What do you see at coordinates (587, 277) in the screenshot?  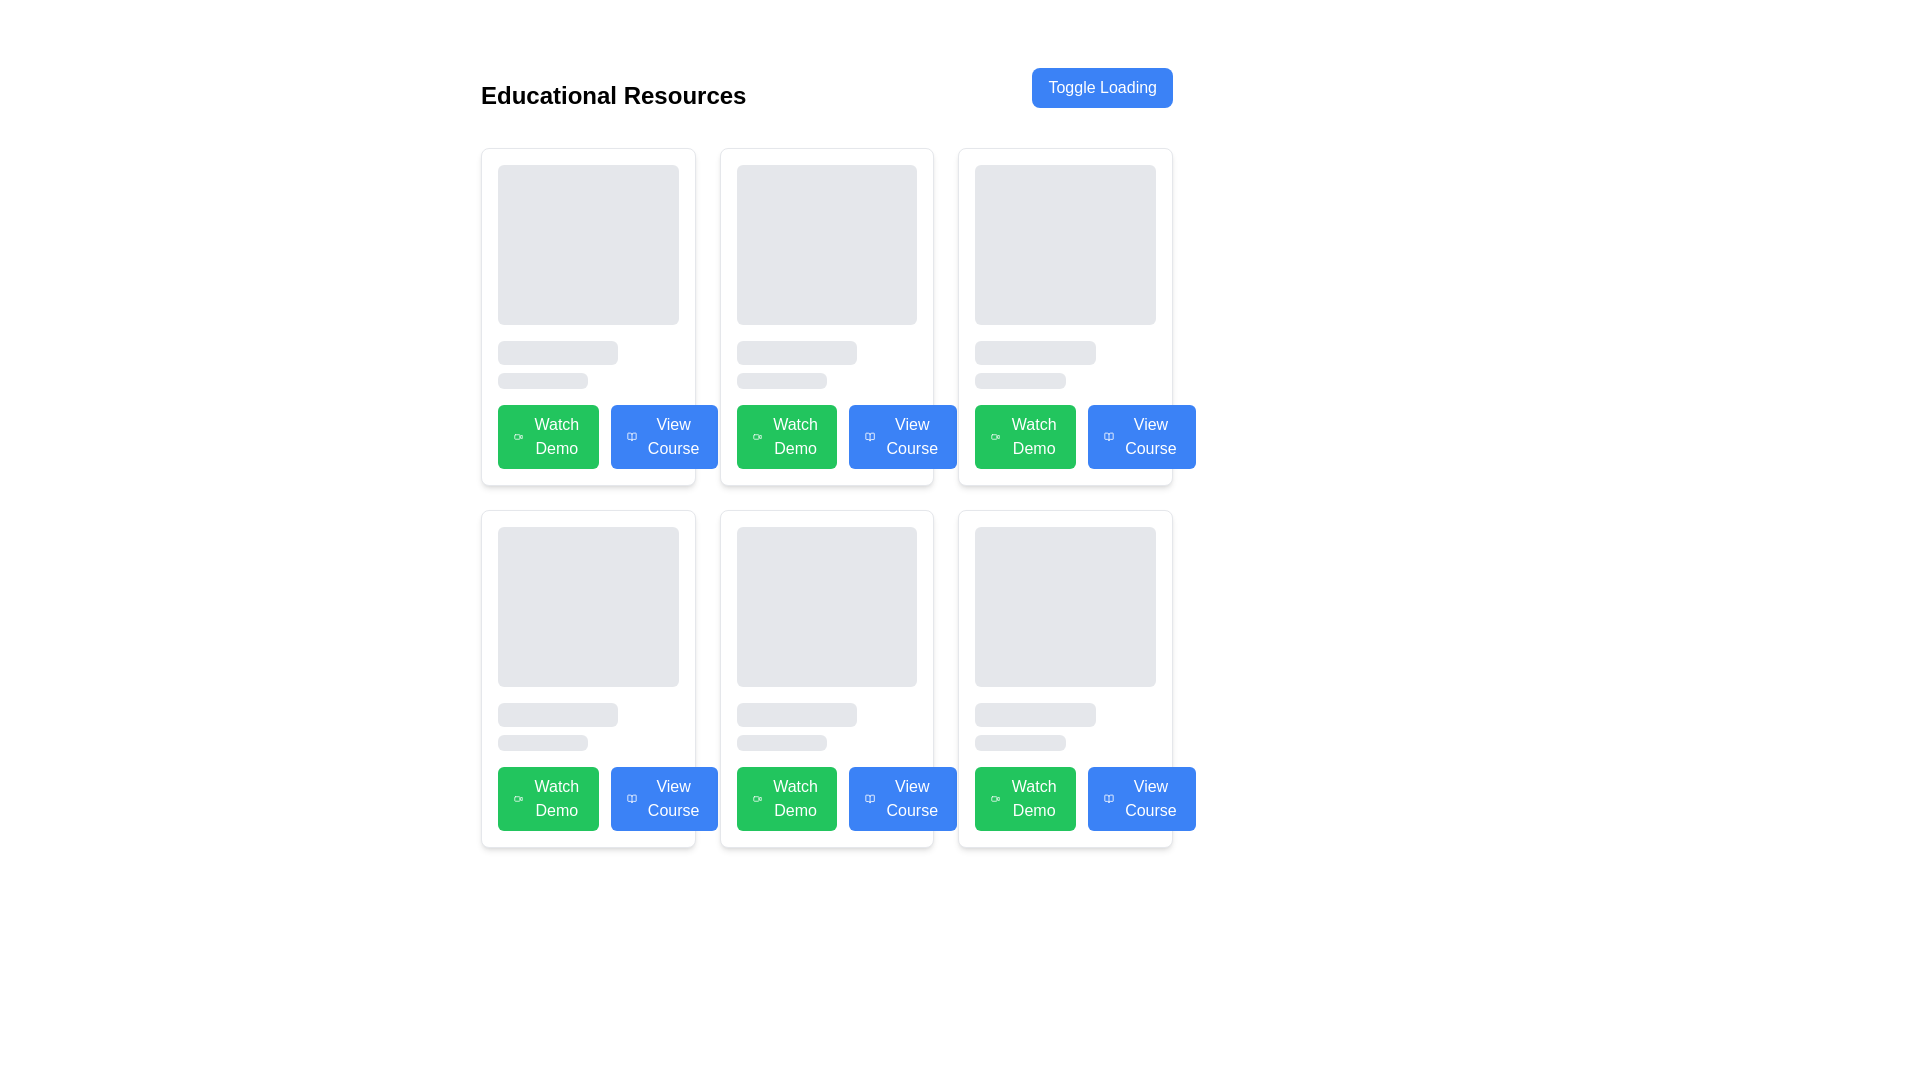 I see `the Placeholder skeleton loader located in the upper section of the first card in the grid layout, which indicates that content is currently loading` at bounding box center [587, 277].